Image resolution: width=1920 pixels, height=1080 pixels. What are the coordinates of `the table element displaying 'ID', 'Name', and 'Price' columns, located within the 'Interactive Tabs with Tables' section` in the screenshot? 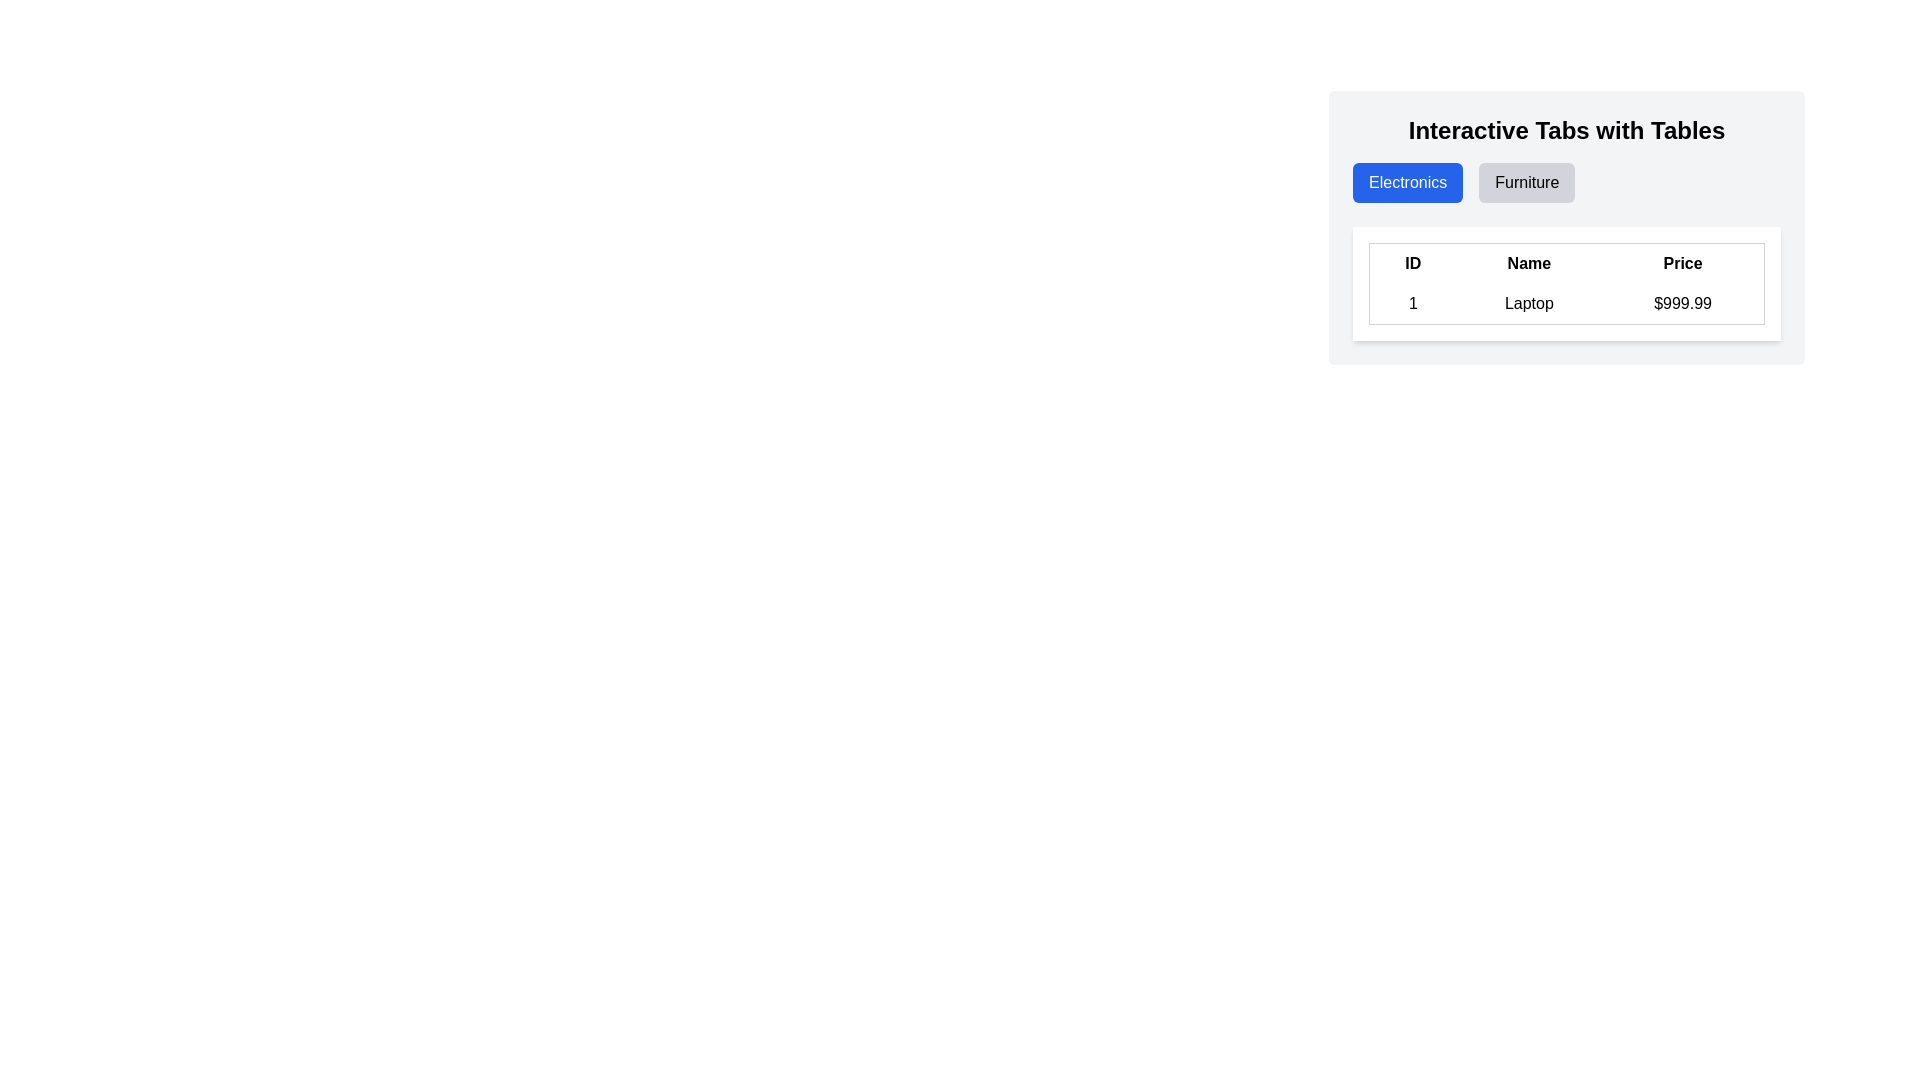 It's located at (1565, 284).